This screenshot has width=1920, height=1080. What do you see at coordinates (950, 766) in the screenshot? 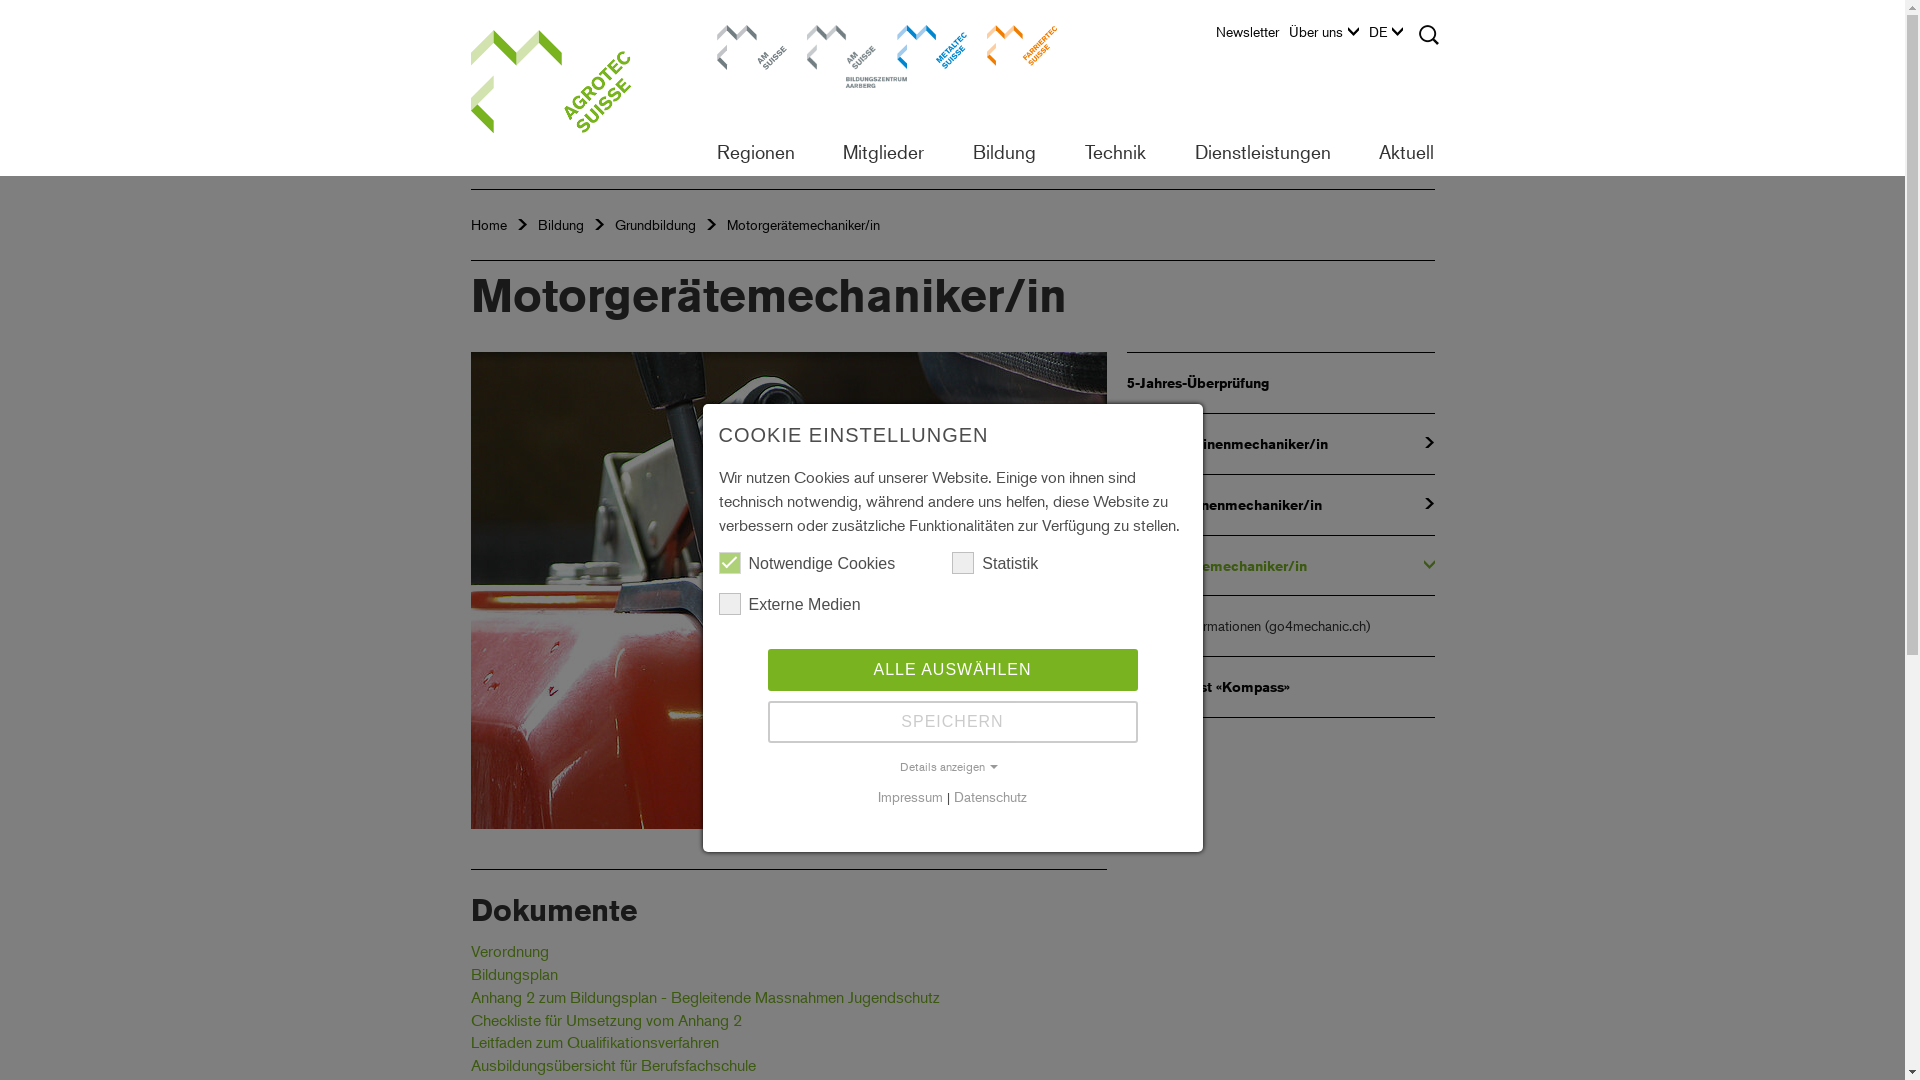
I see `'Details anzeigen'` at bounding box center [950, 766].